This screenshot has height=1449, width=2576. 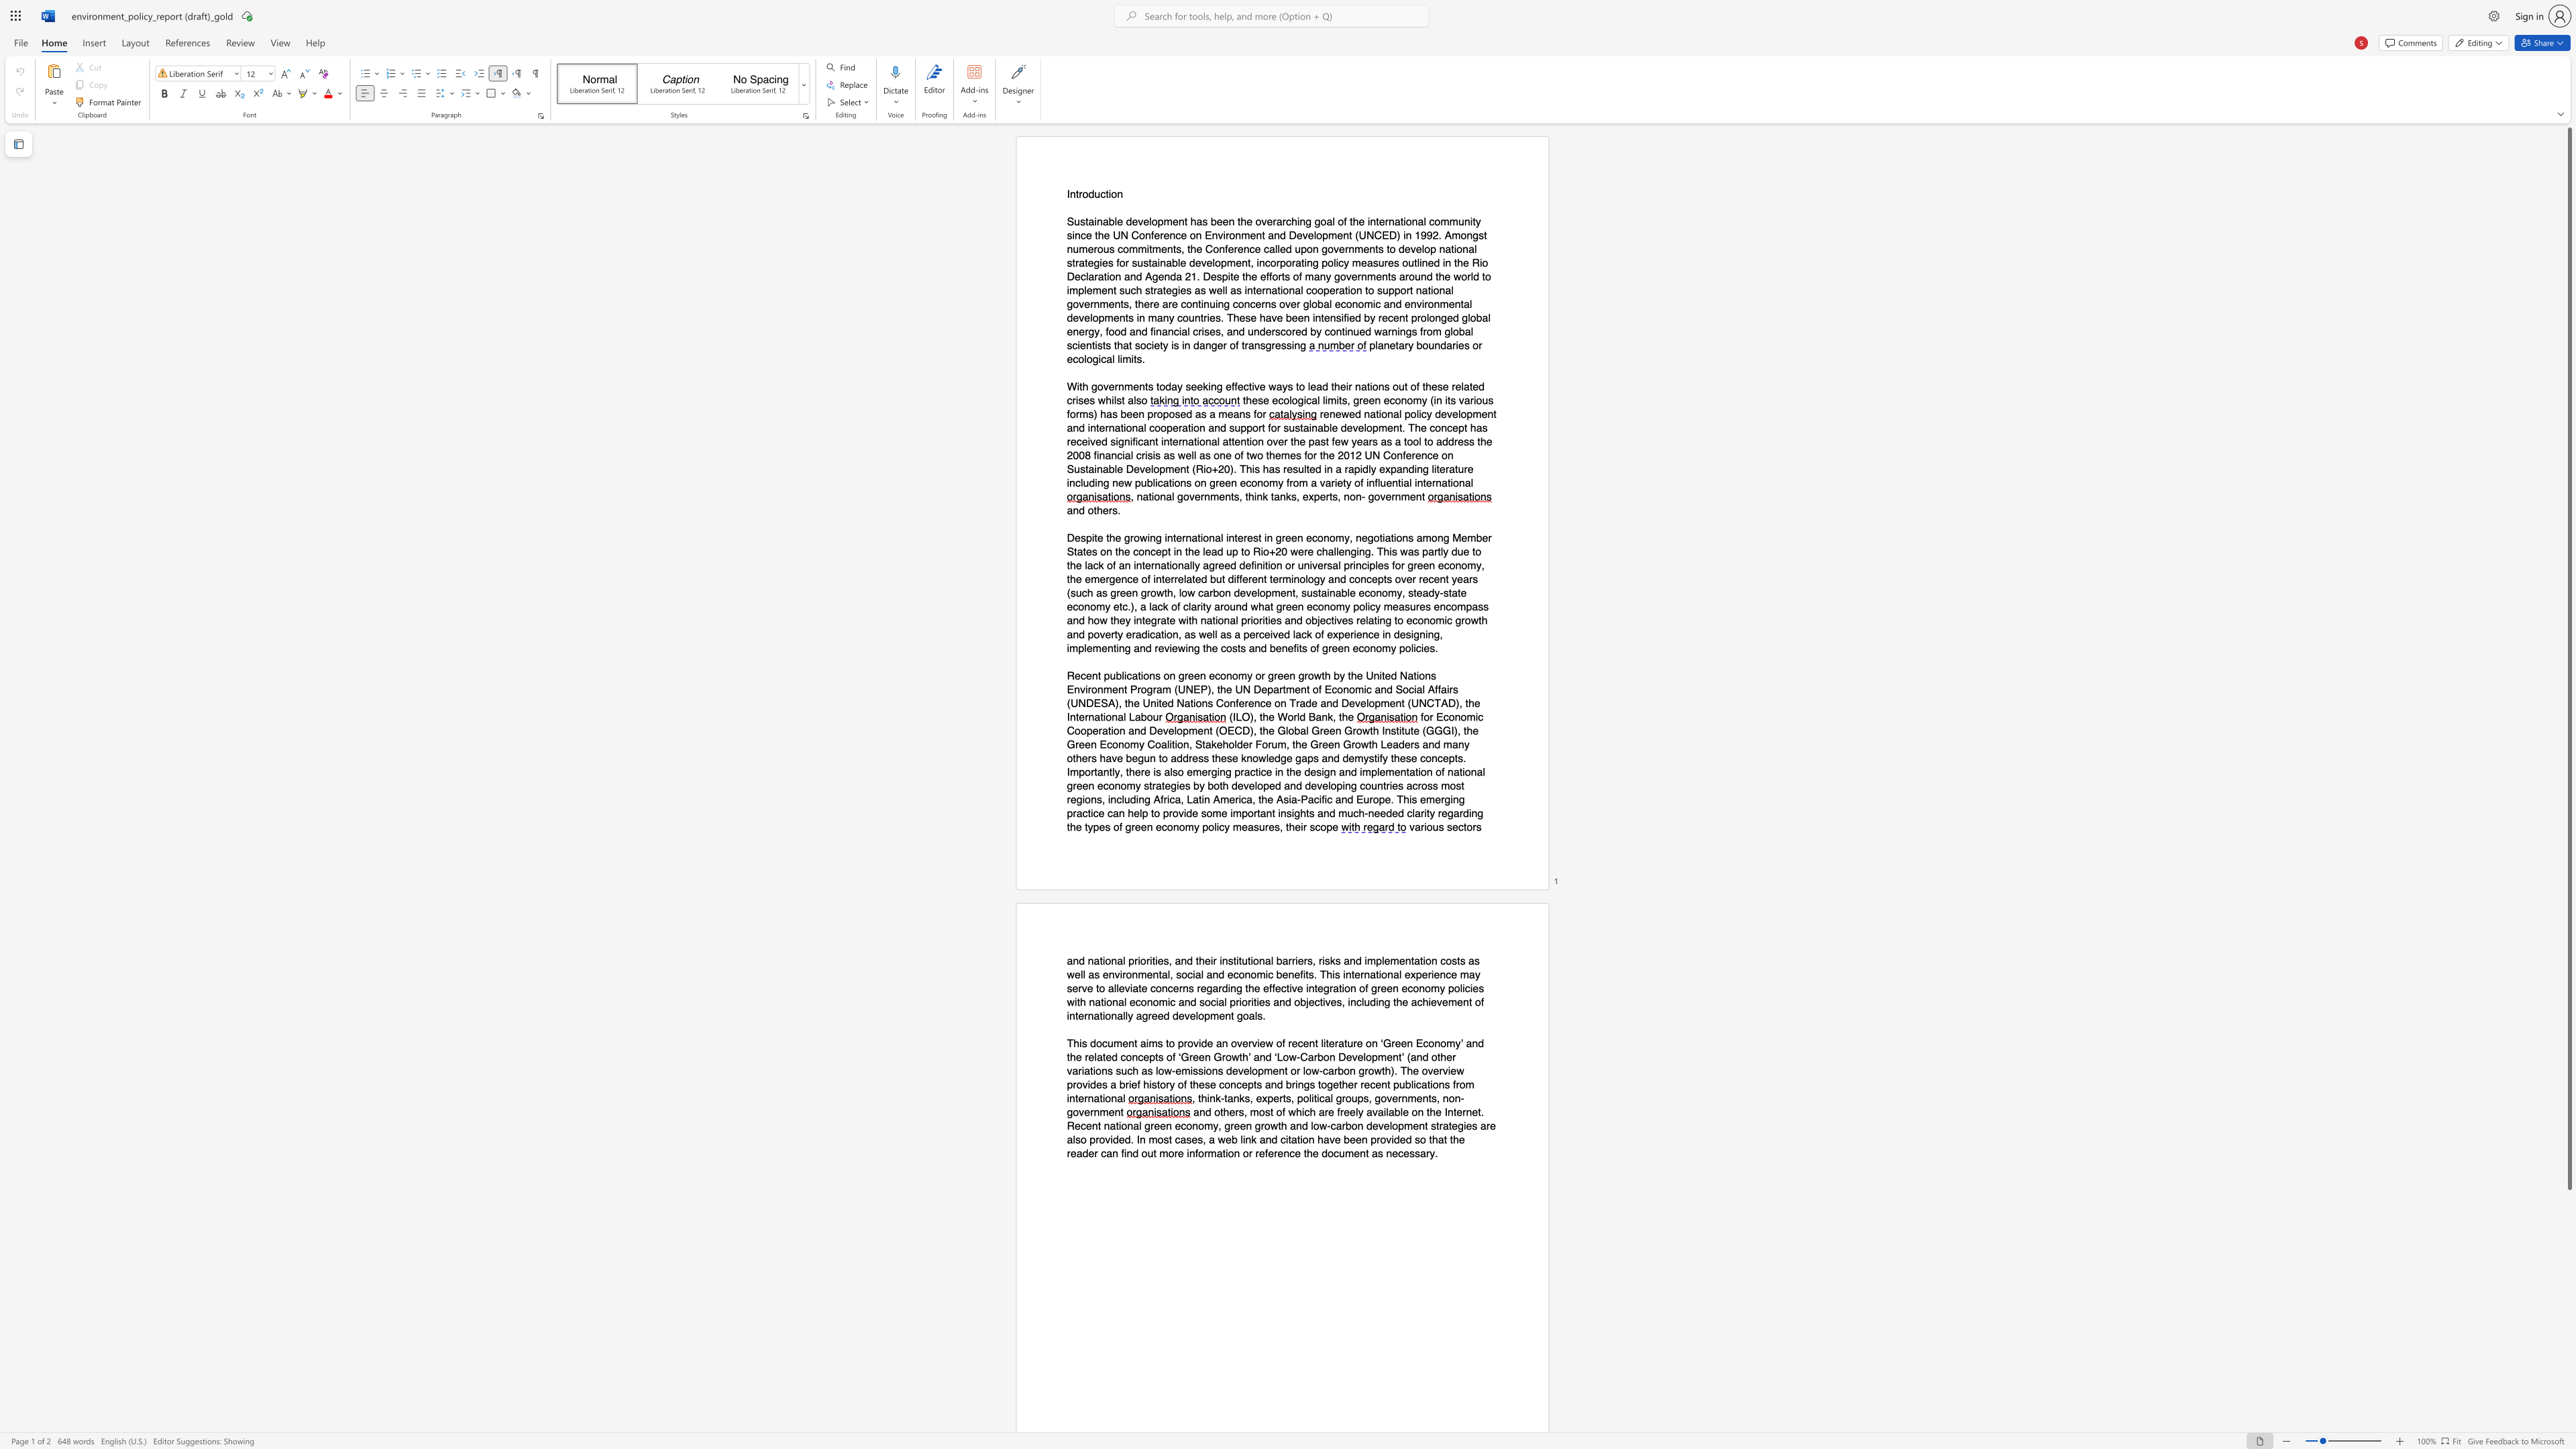 What do you see at coordinates (2568, 1407) in the screenshot?
I see `the scrollbar to move the page down` at bounding box center [2568, 1407].